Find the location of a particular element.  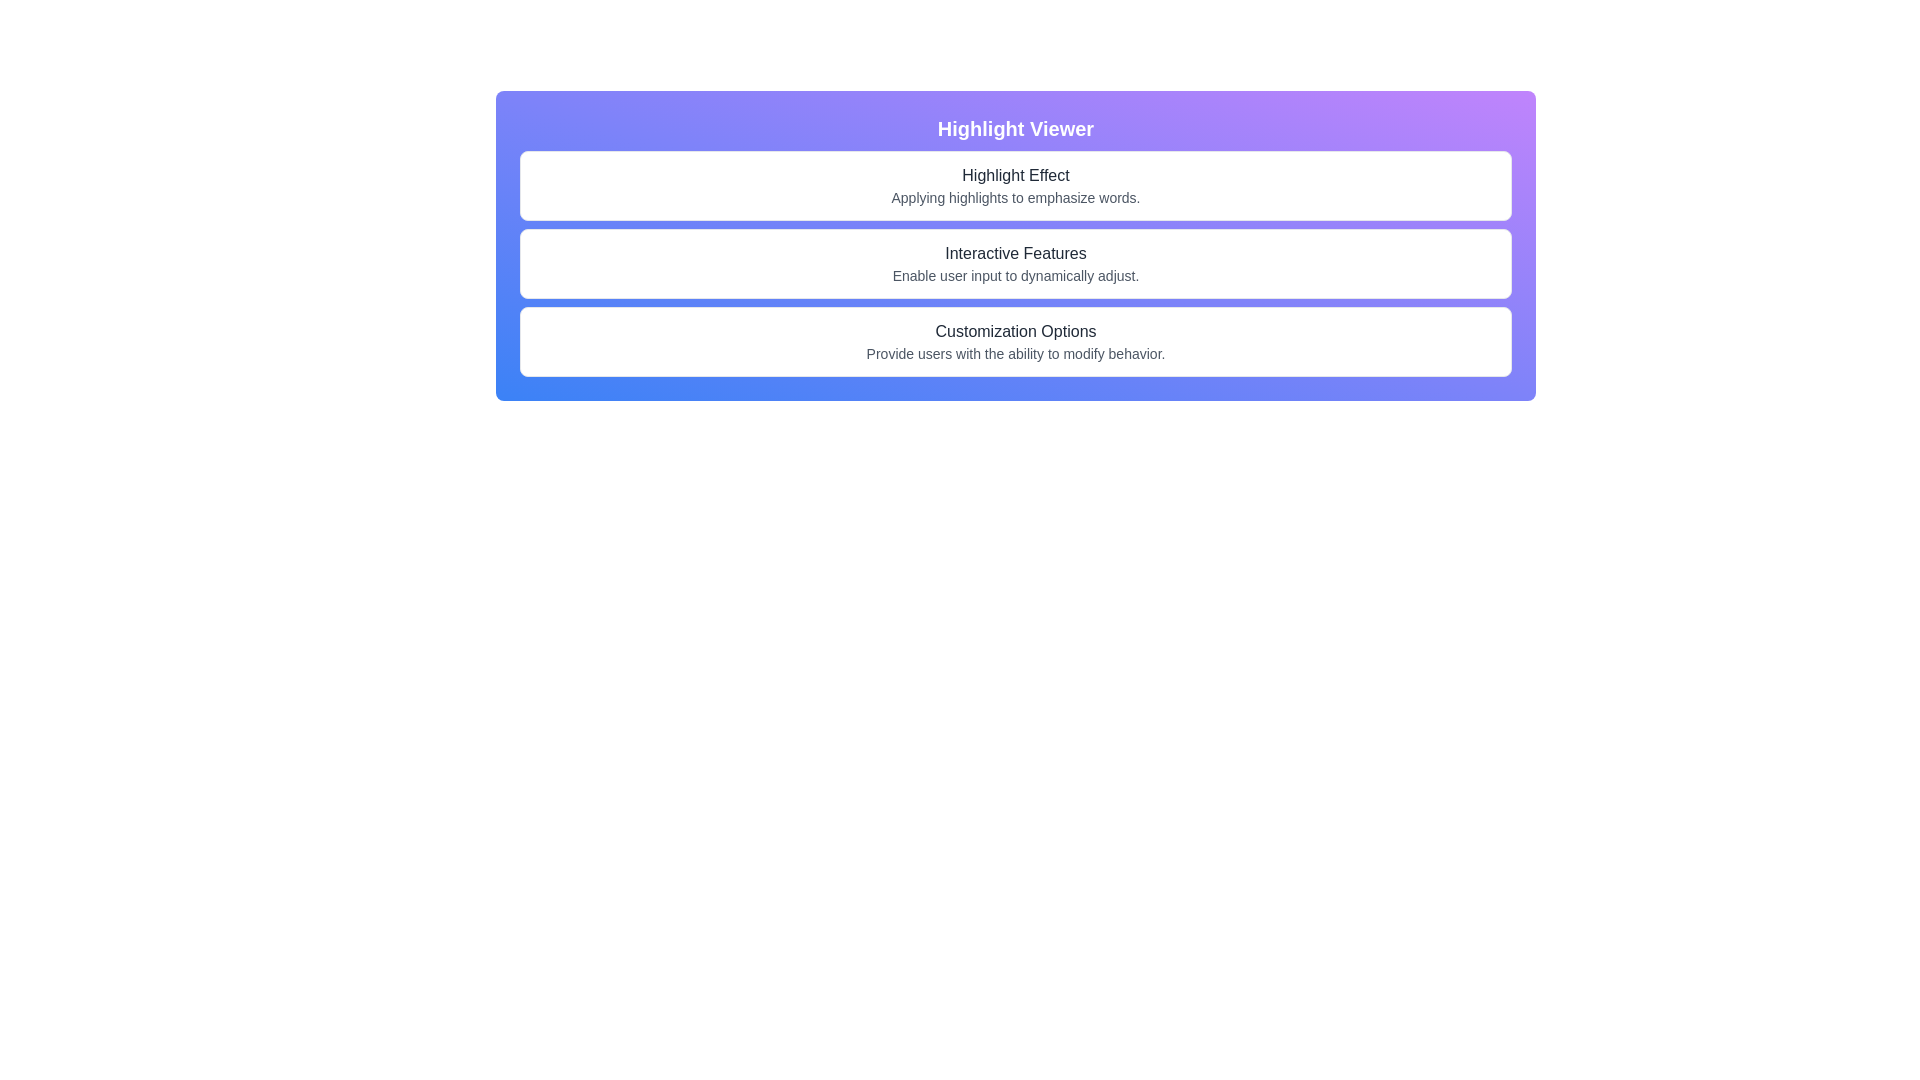

the final character of the text 'Customization Options', which is positioned towards the right edge of the text string is located at coordinates (1083, 330).